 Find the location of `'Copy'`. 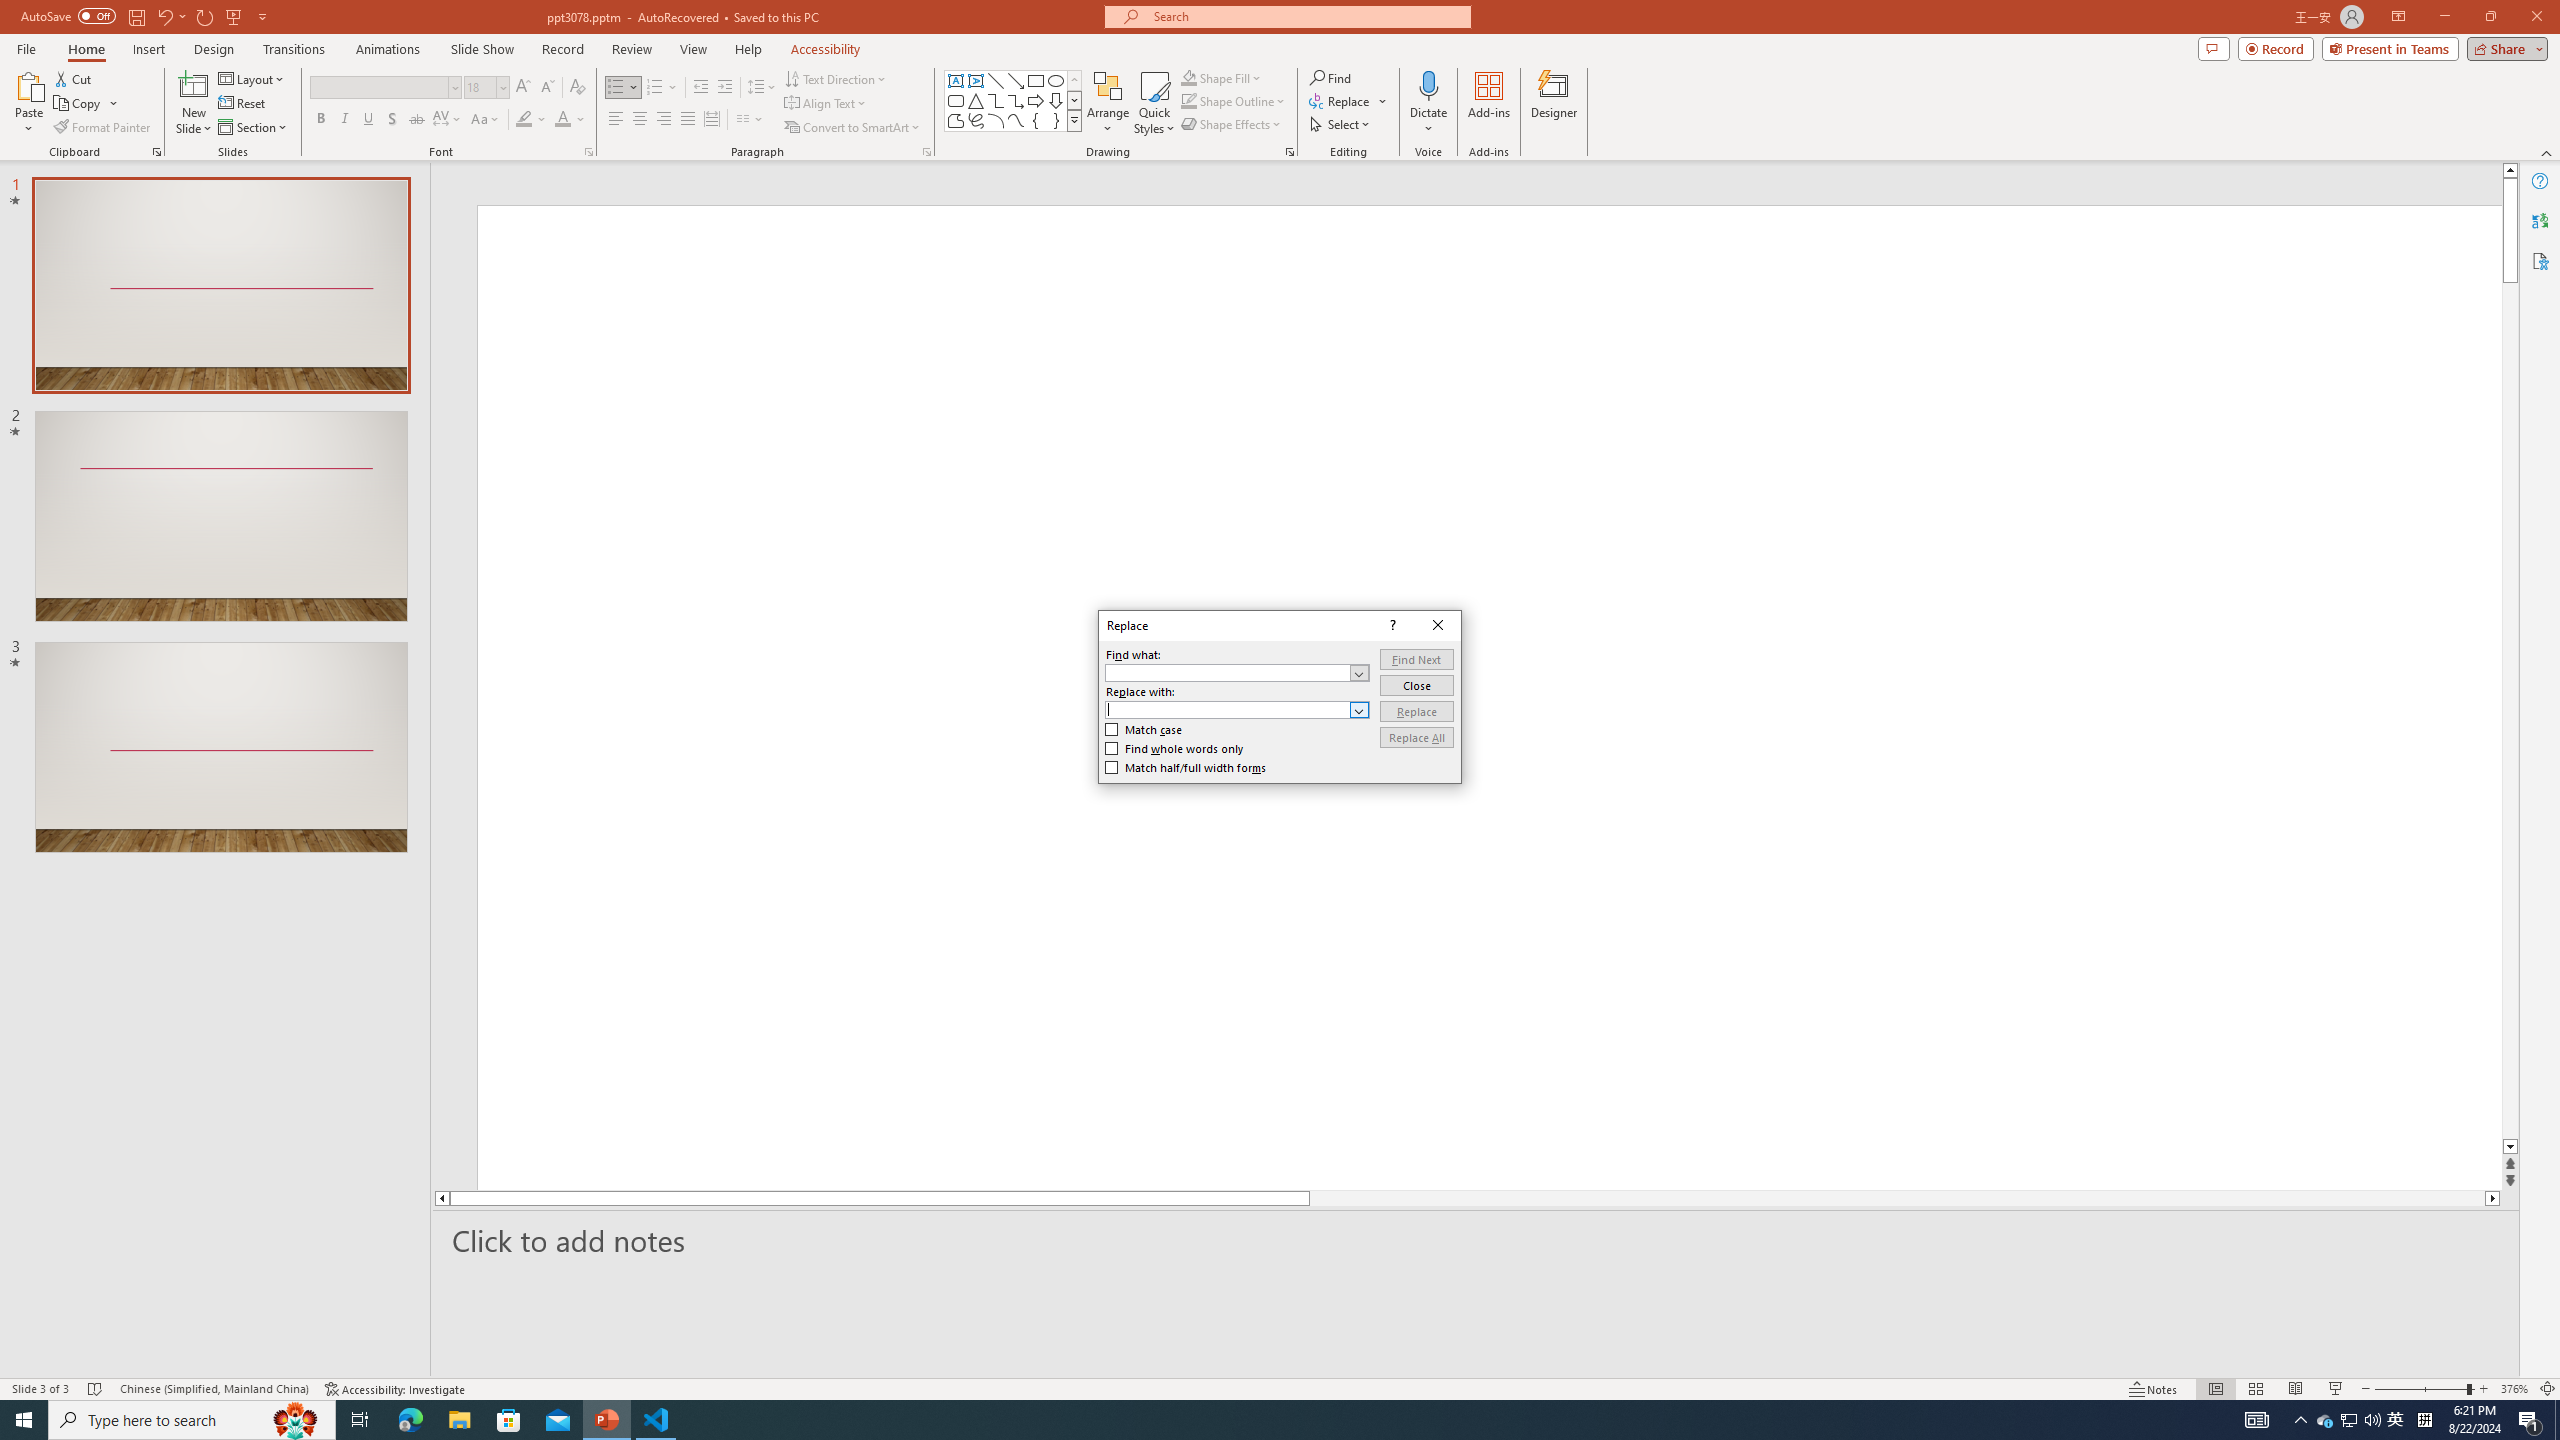

'Copy' is located at coordinates (86, 103).